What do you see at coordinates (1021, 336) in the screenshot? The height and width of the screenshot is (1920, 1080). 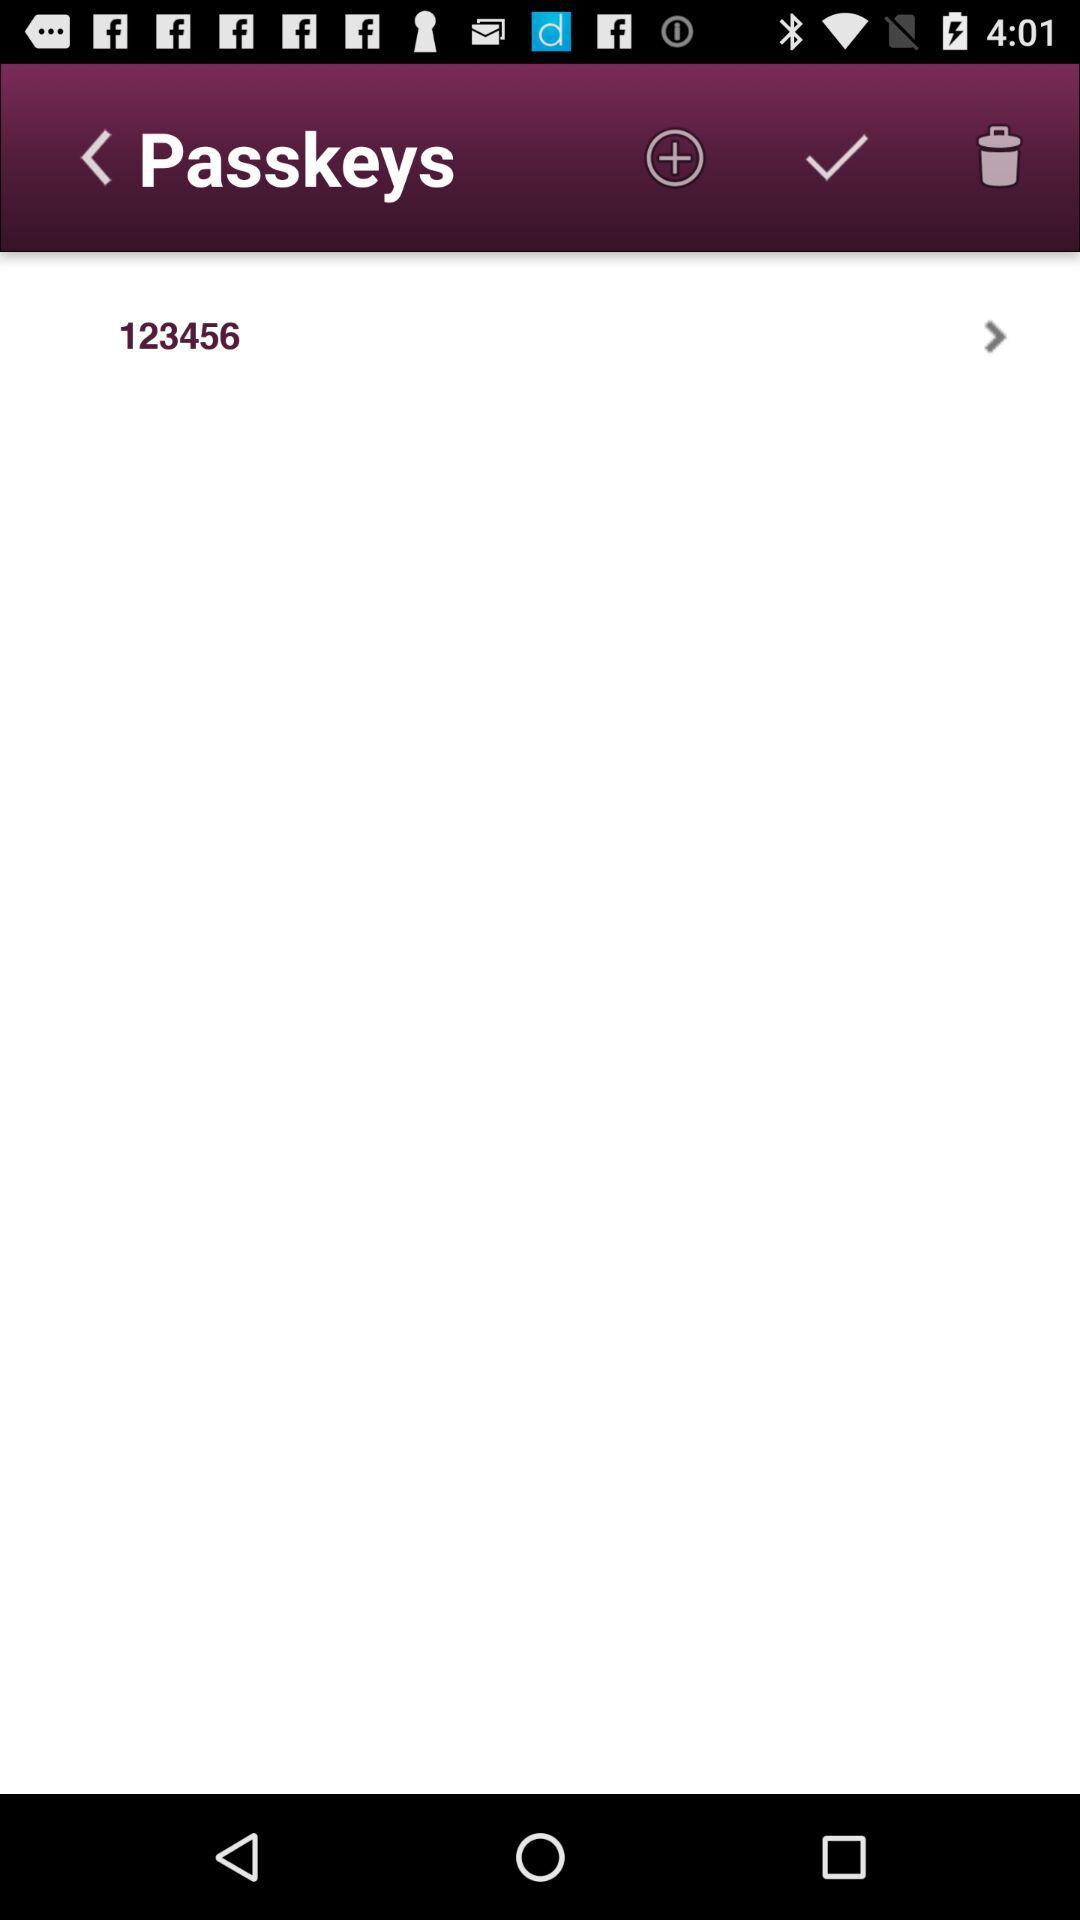 I see `the app to the right of 123456 app` at bounding box center [1021, 336].